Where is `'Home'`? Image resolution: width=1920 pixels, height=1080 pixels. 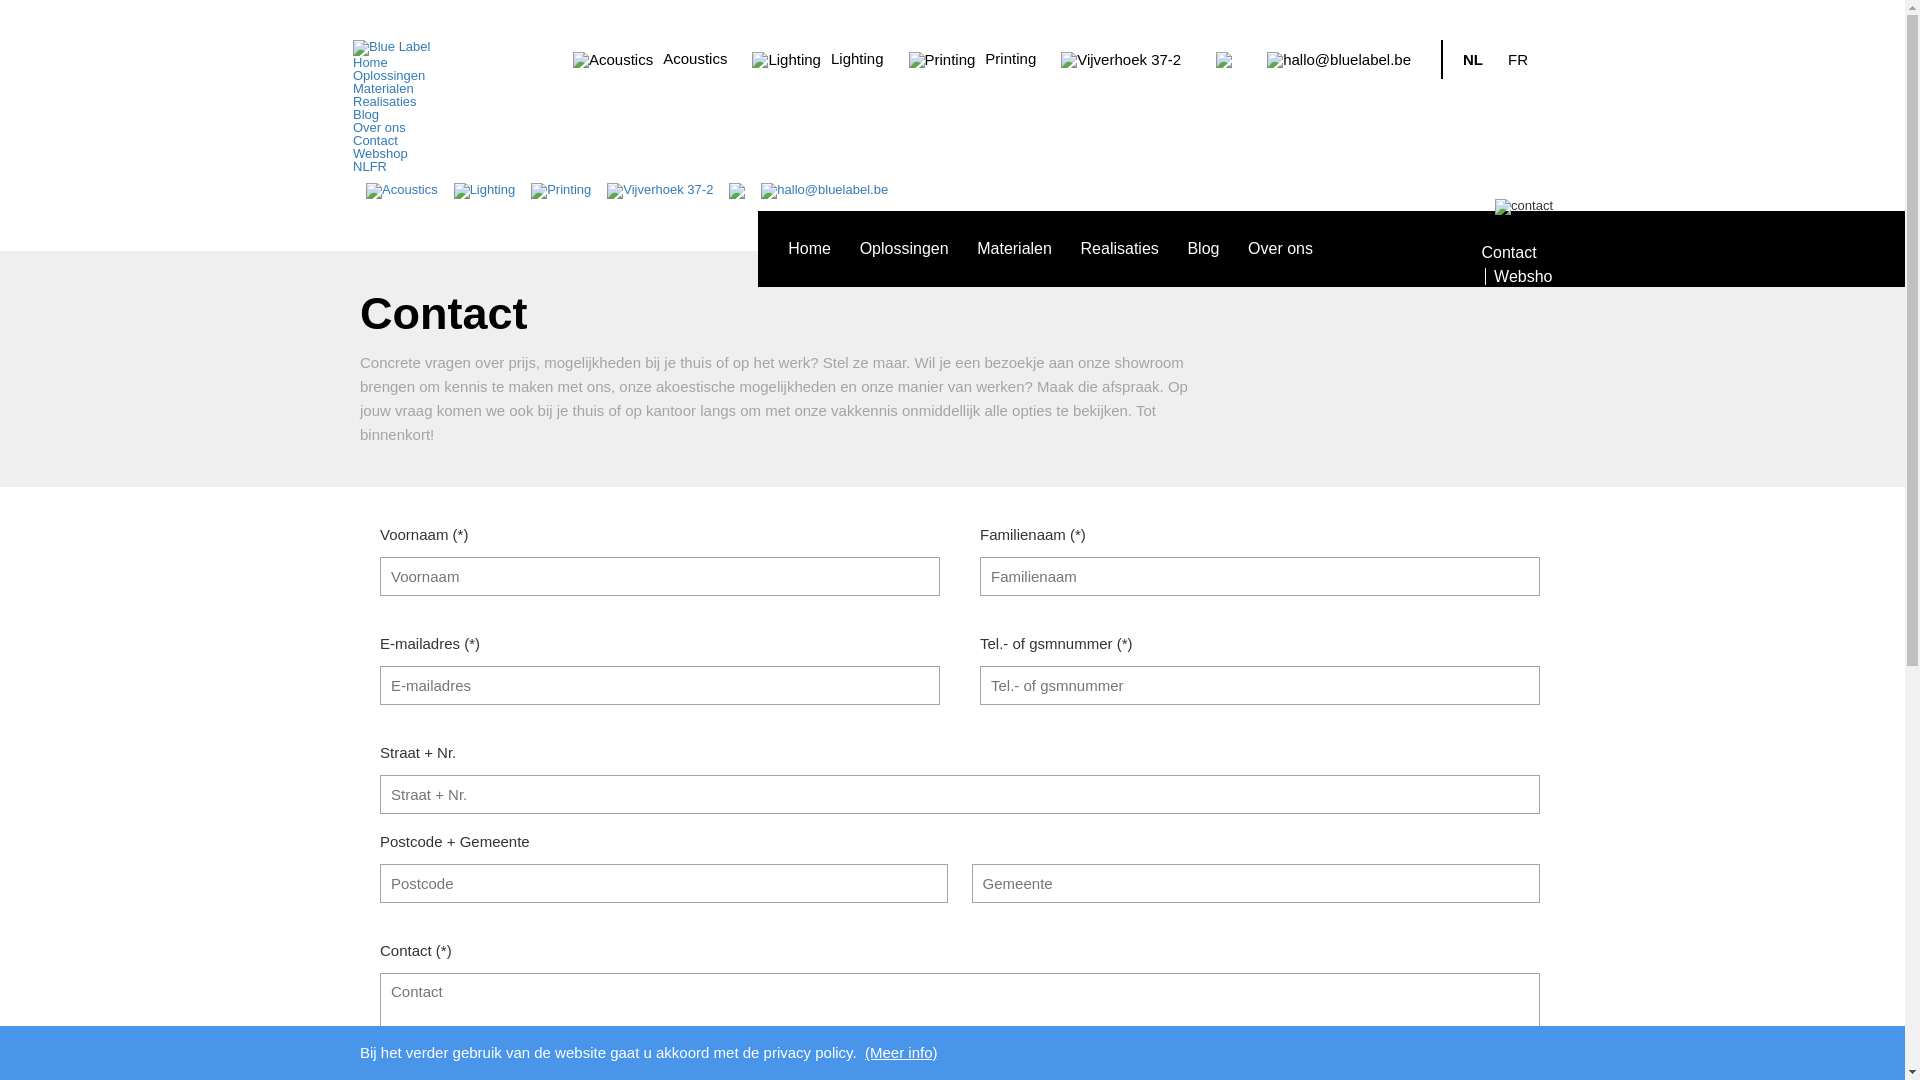 'Home' is located at coordinates (809, 247).